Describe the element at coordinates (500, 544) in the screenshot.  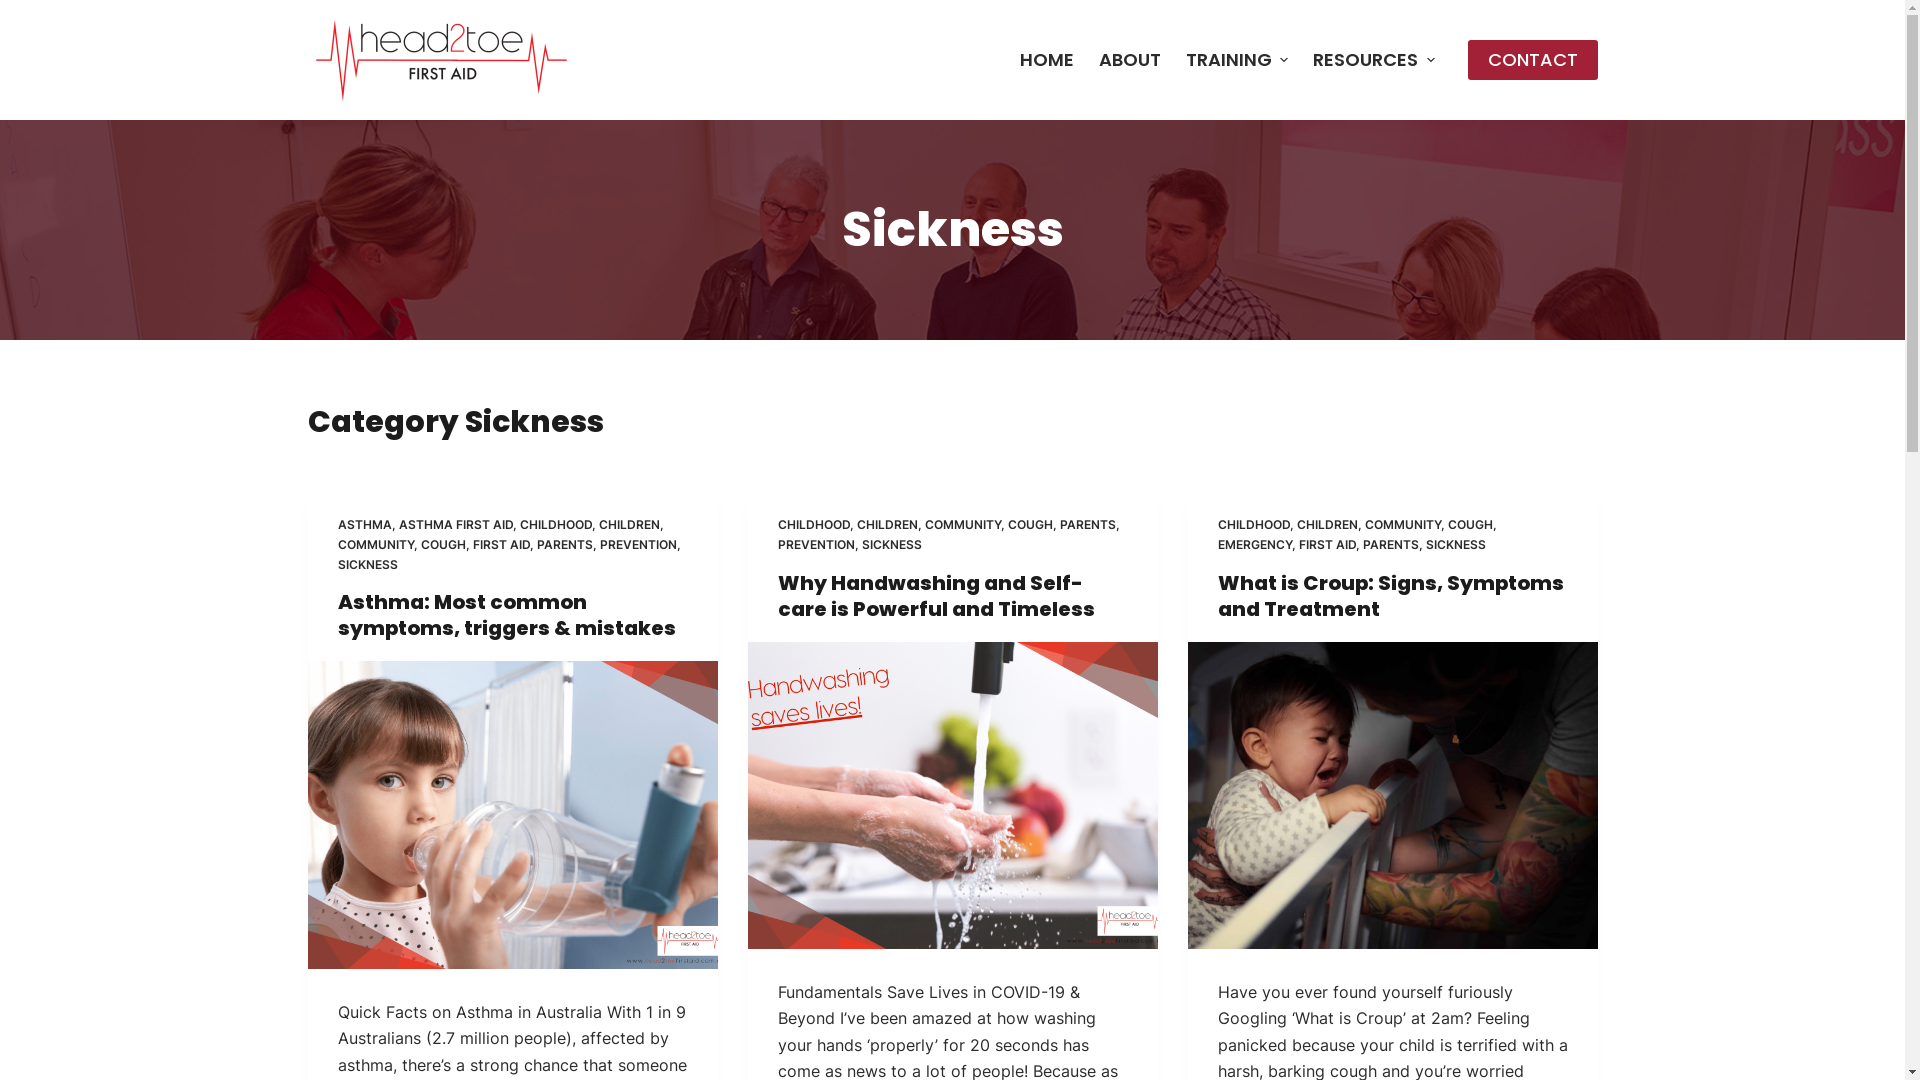
I see `'FIRST AID'` at that location.